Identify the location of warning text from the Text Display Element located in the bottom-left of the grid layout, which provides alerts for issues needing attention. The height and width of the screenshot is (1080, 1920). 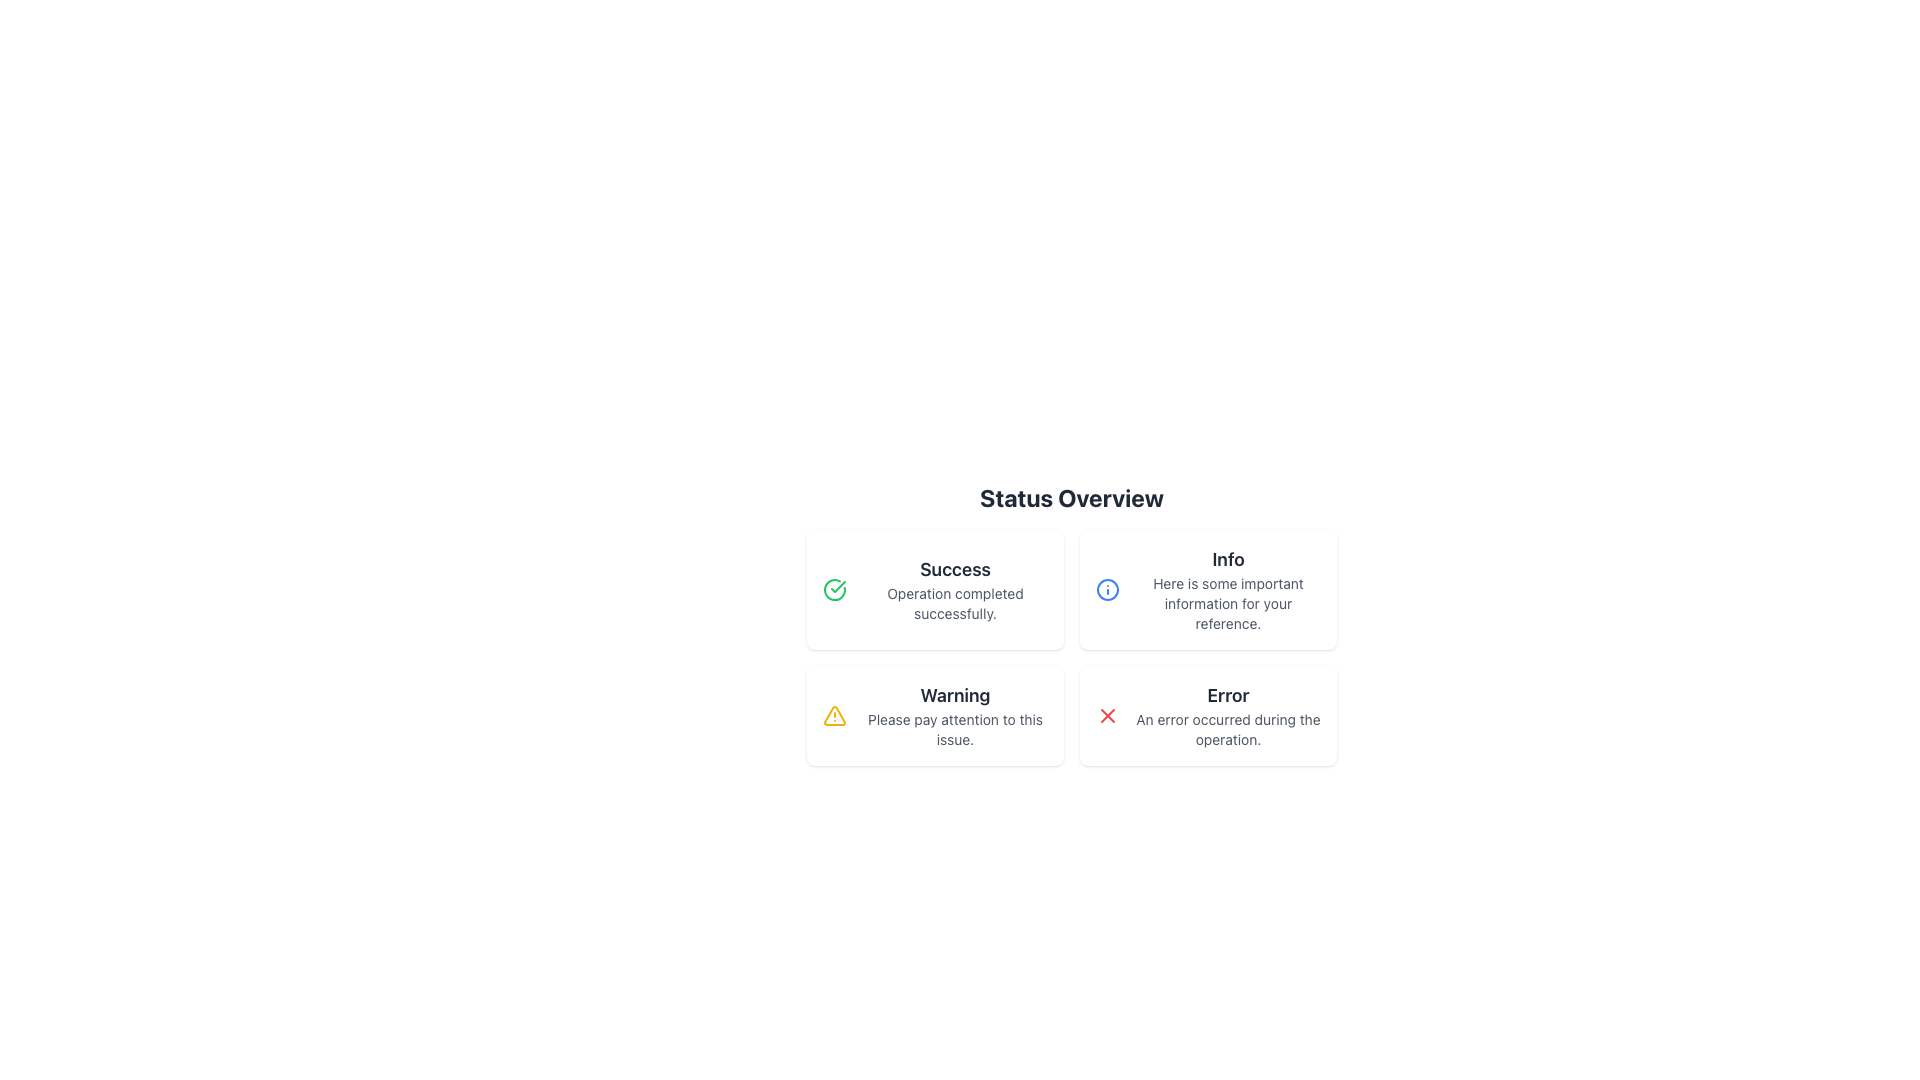
(954, 715).